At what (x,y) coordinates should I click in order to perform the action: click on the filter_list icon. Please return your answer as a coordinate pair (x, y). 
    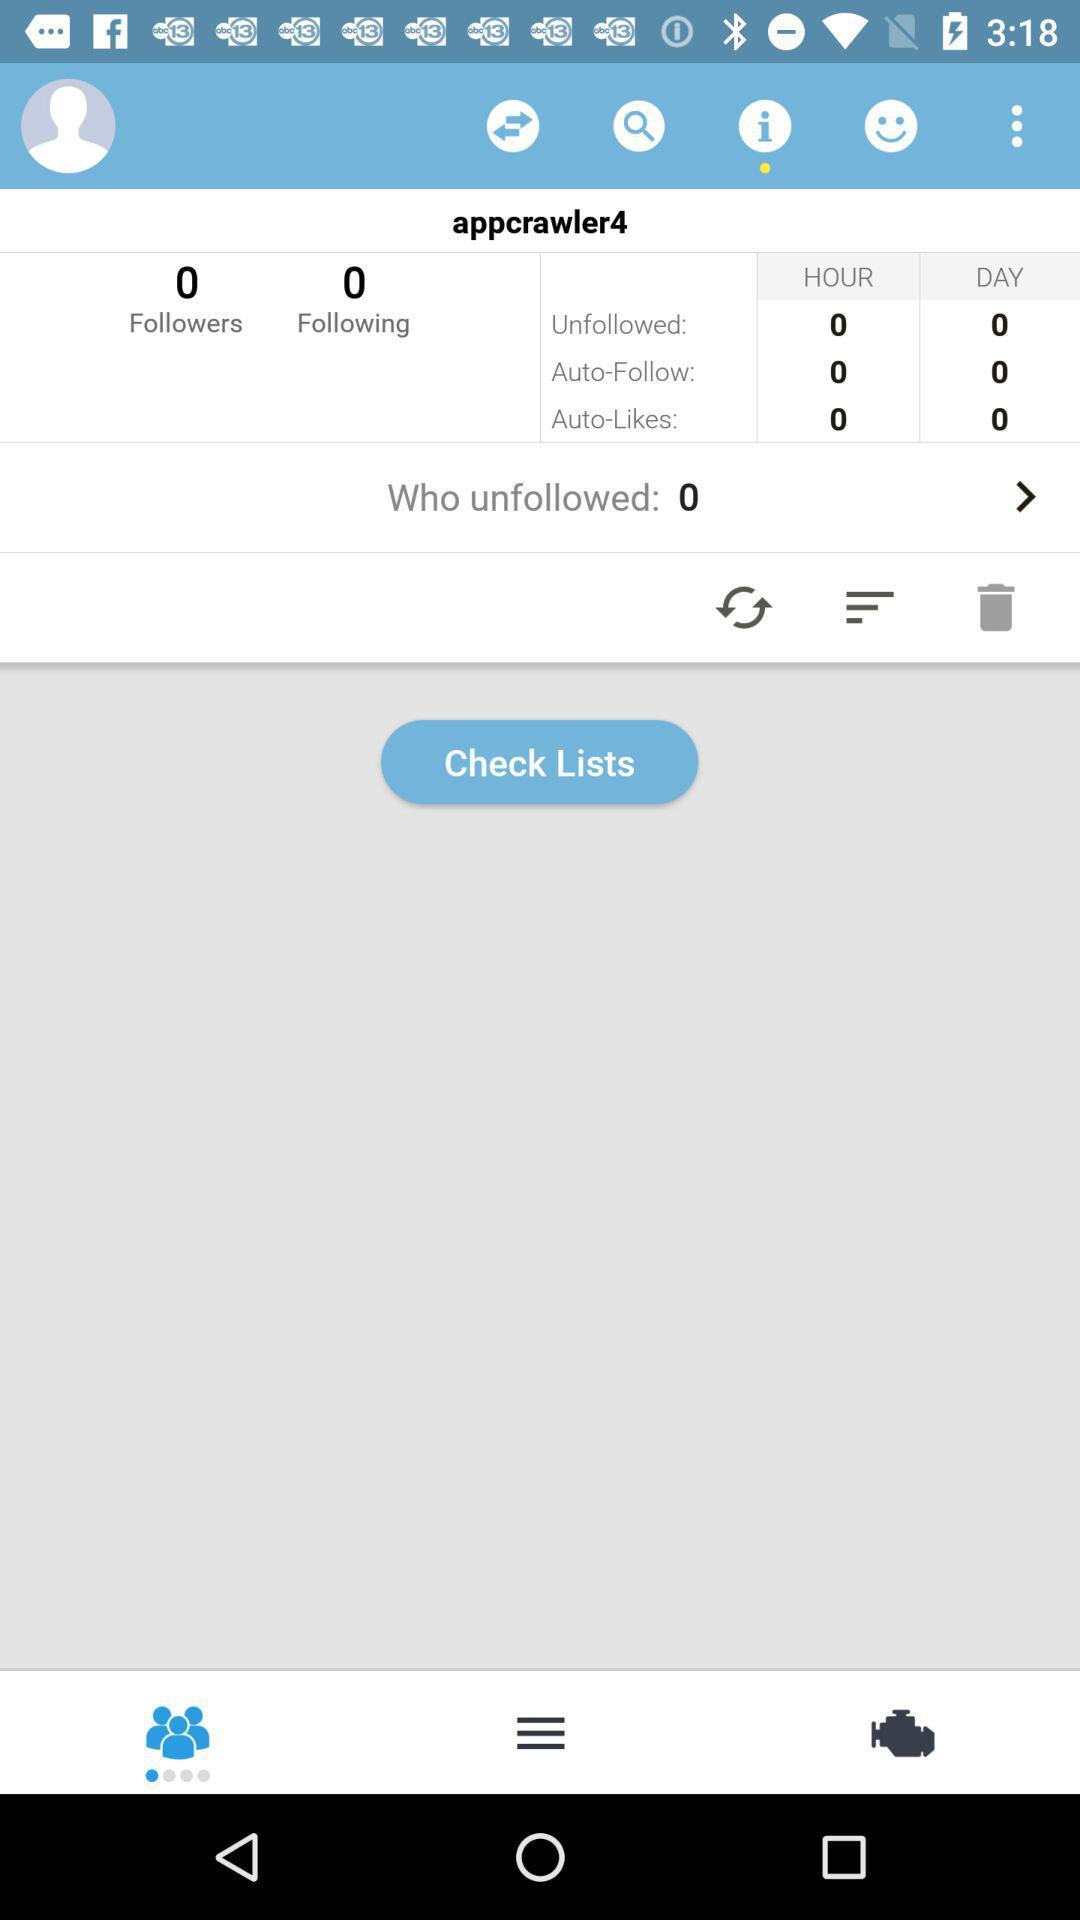
    Looking at the image, I should click on (869, 606).